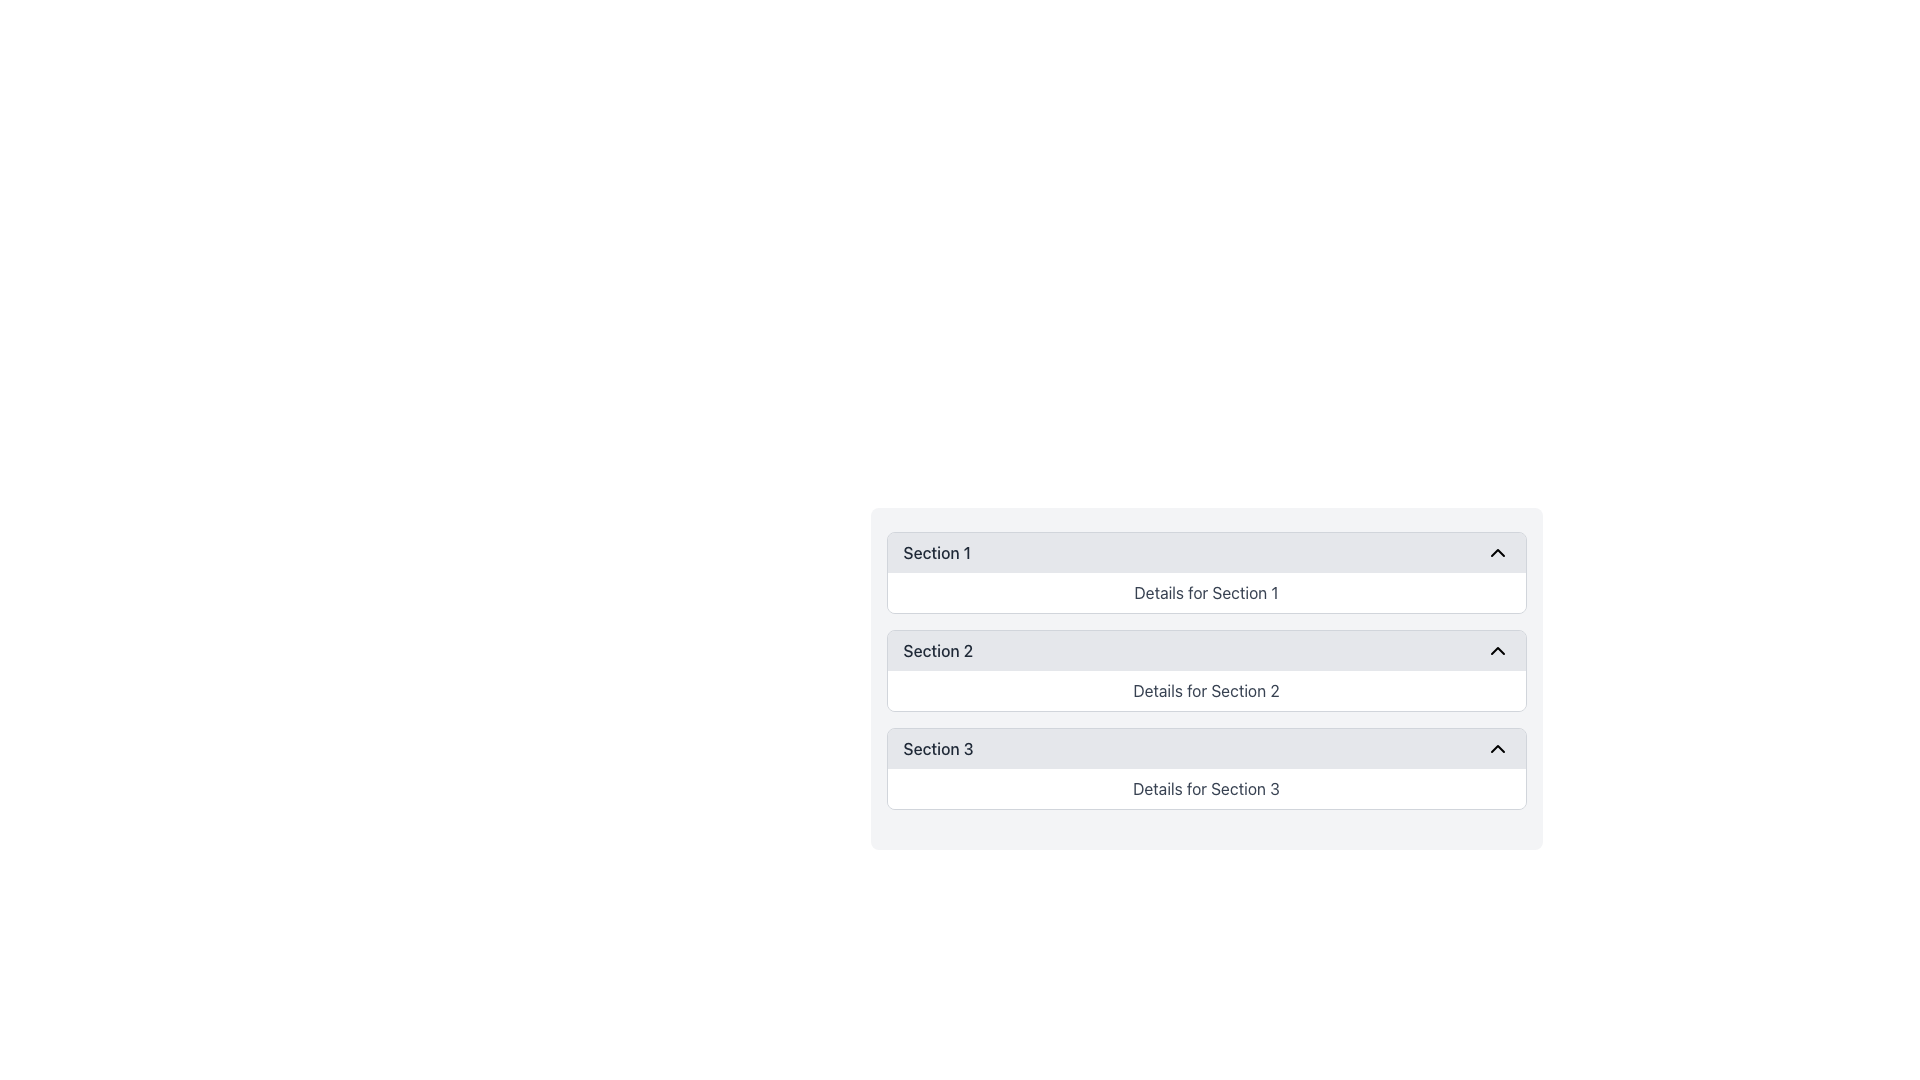 The width and height of the screenshot is (1920, 1080). What do you see at coordinates (1497, 552) in the screenshot?
I see `the small upward-pointing chevron icon with a black stroke located at the far-right side of the 'Section 1' header` at bounding box center [1497, 552].